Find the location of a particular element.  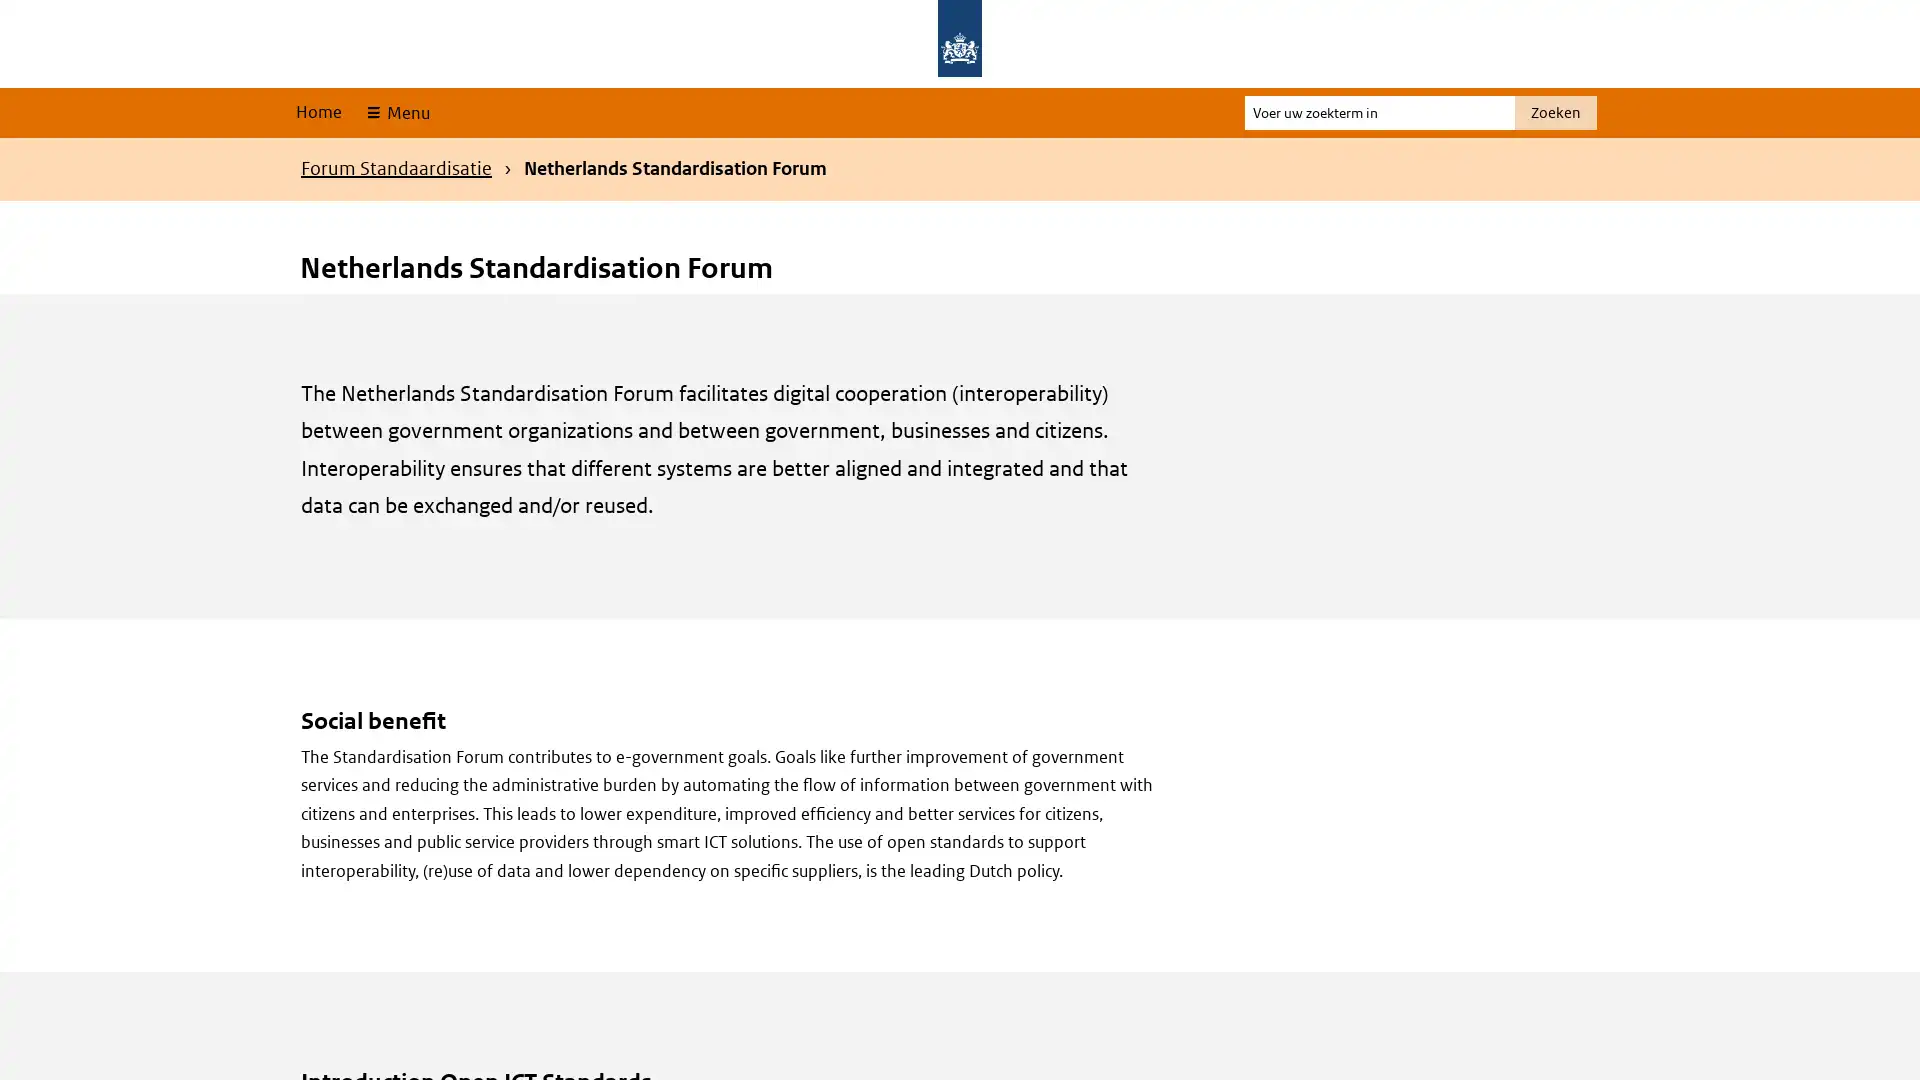

Toggle main menu navigation is located at coordinates (396, 112).